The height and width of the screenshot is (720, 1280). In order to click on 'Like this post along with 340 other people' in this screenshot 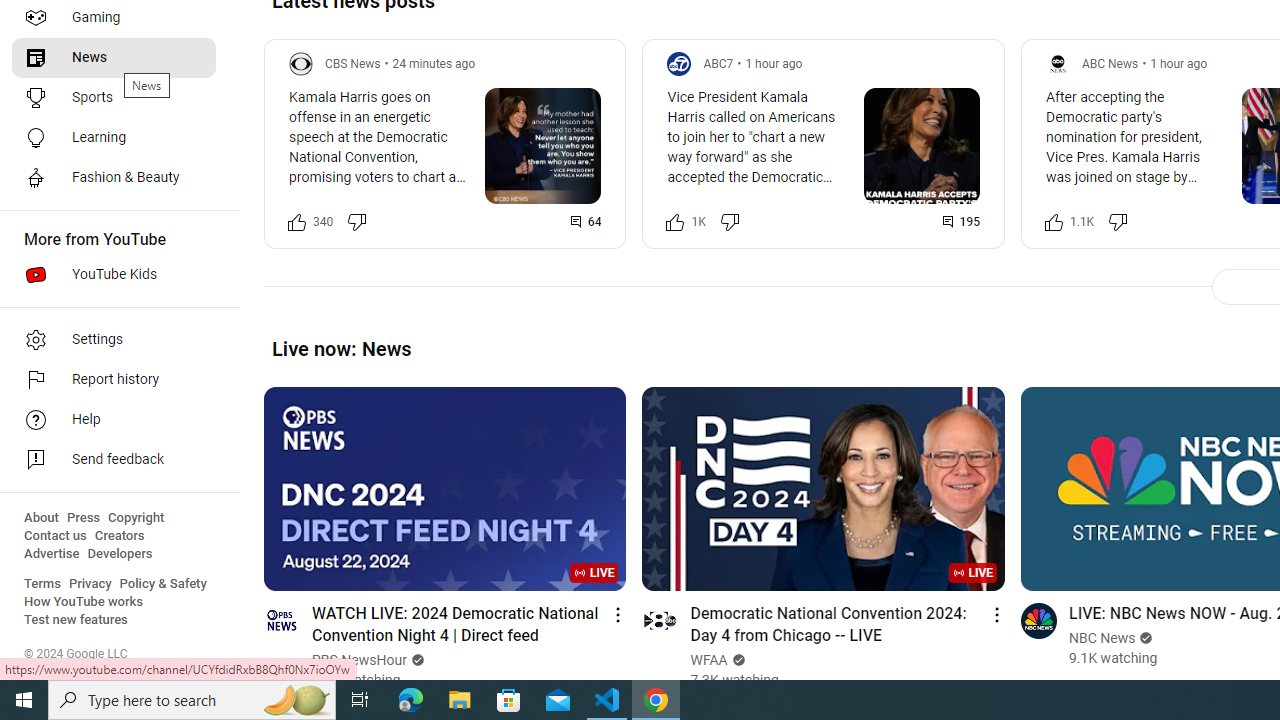, I will do `click(296, 221)`.